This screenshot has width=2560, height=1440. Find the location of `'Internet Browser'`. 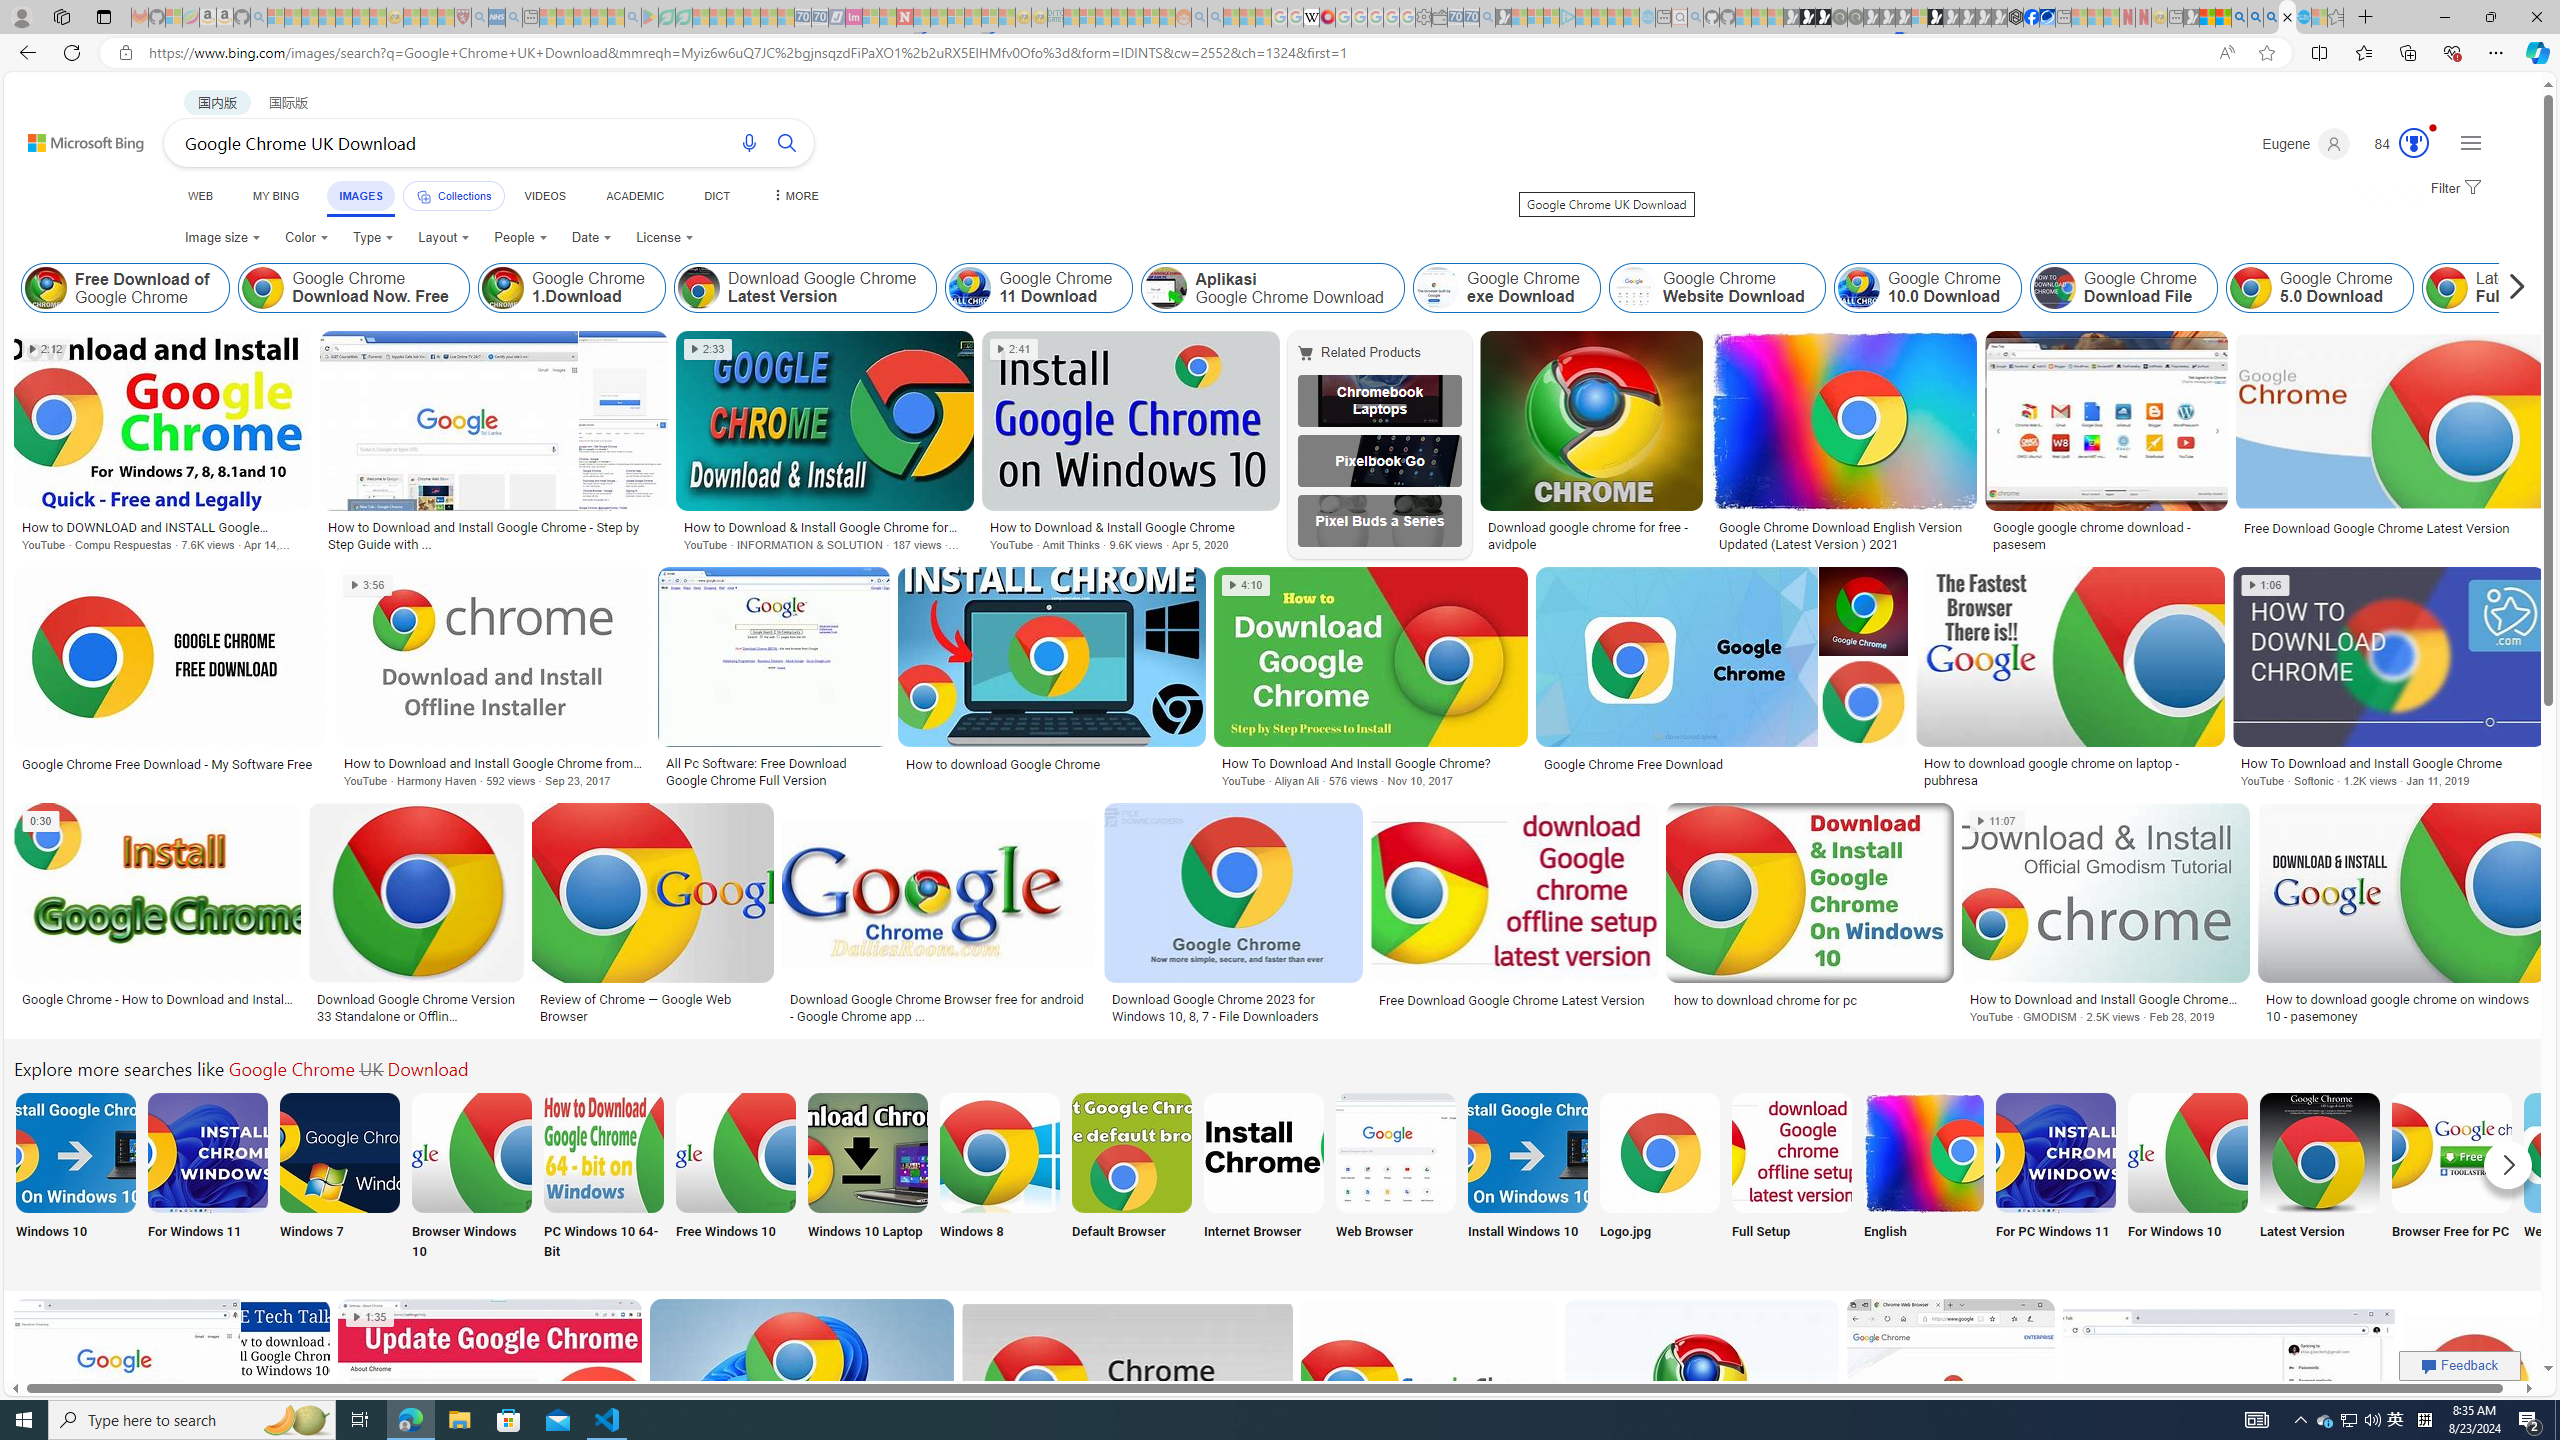

'Internet Browser' is located at coordinates (1263, 1176).